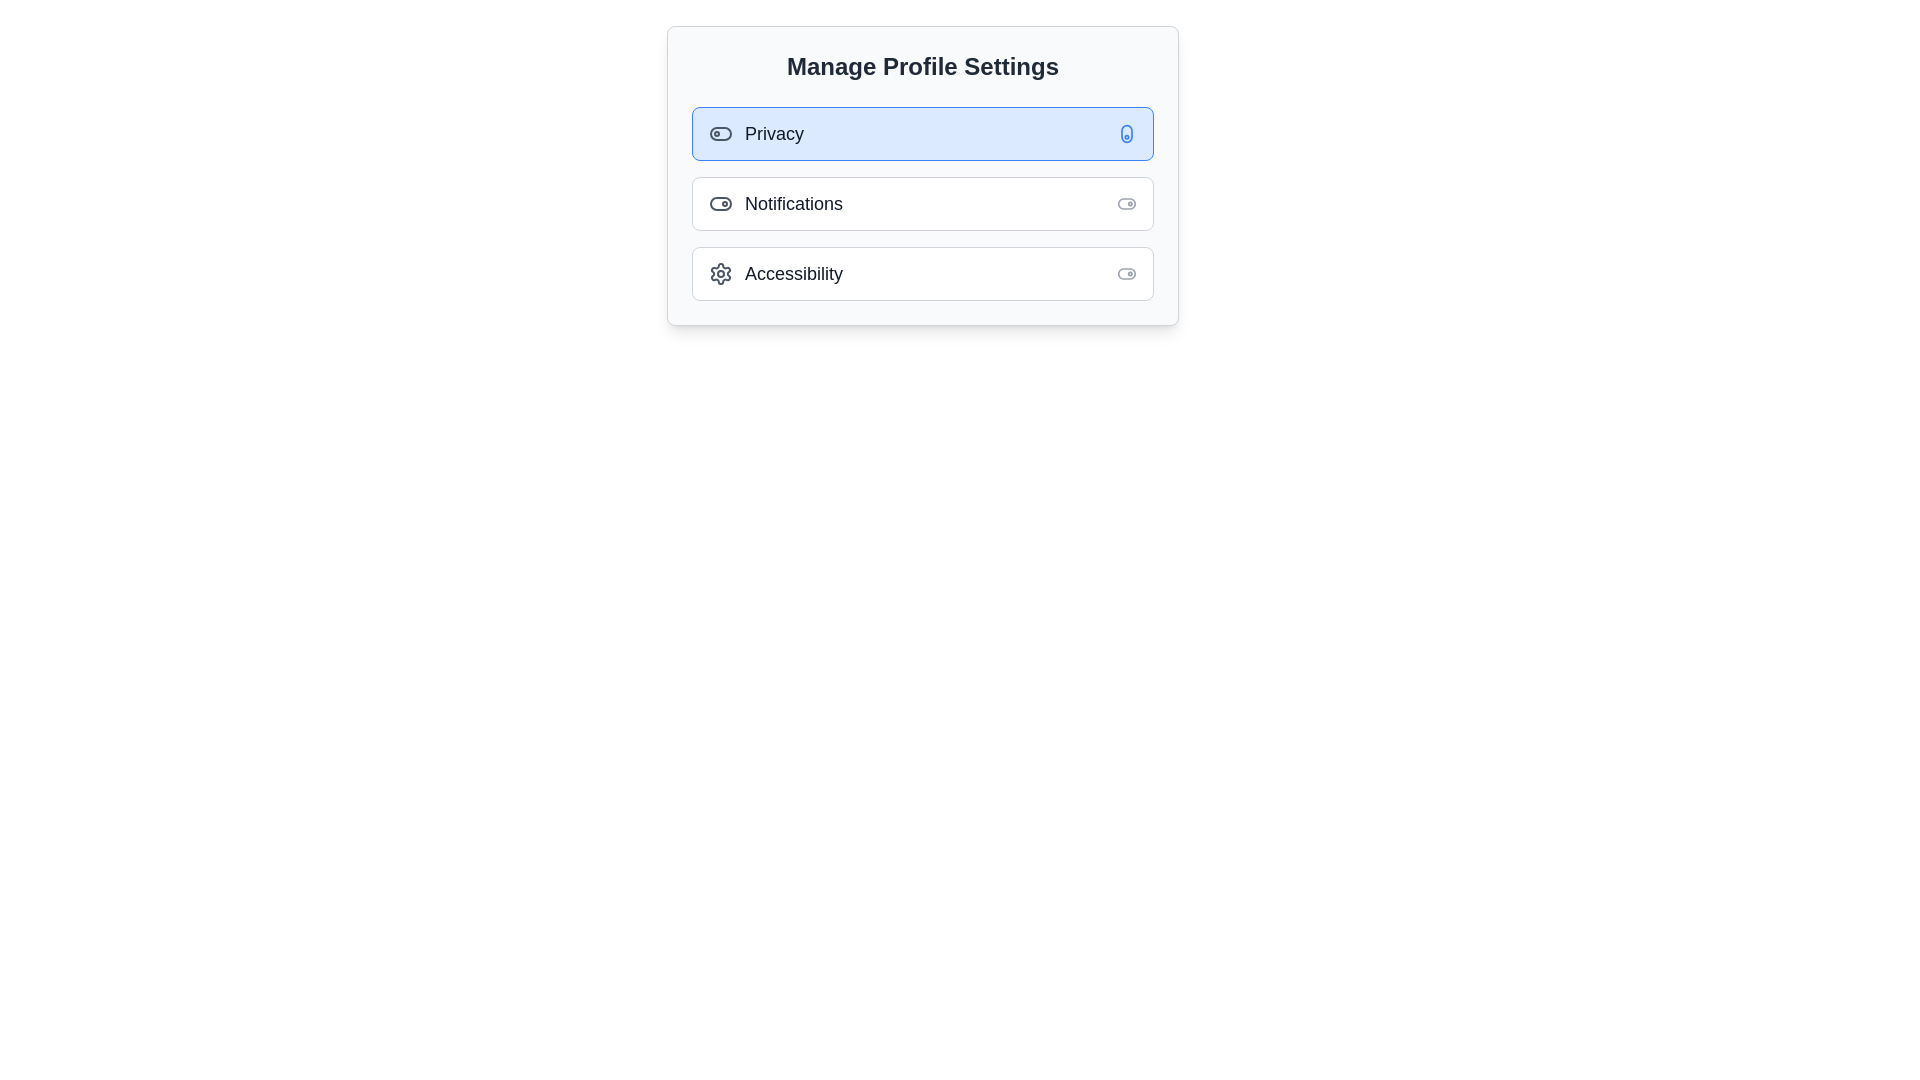  What do you see at coordinates (1127, 204) in the screenshot?
I see `the toggle switch styled as an SVG icon located in the 'Notifications' section of the 'Manage Profile Settings' interface` at bounding box center [1127, 204].